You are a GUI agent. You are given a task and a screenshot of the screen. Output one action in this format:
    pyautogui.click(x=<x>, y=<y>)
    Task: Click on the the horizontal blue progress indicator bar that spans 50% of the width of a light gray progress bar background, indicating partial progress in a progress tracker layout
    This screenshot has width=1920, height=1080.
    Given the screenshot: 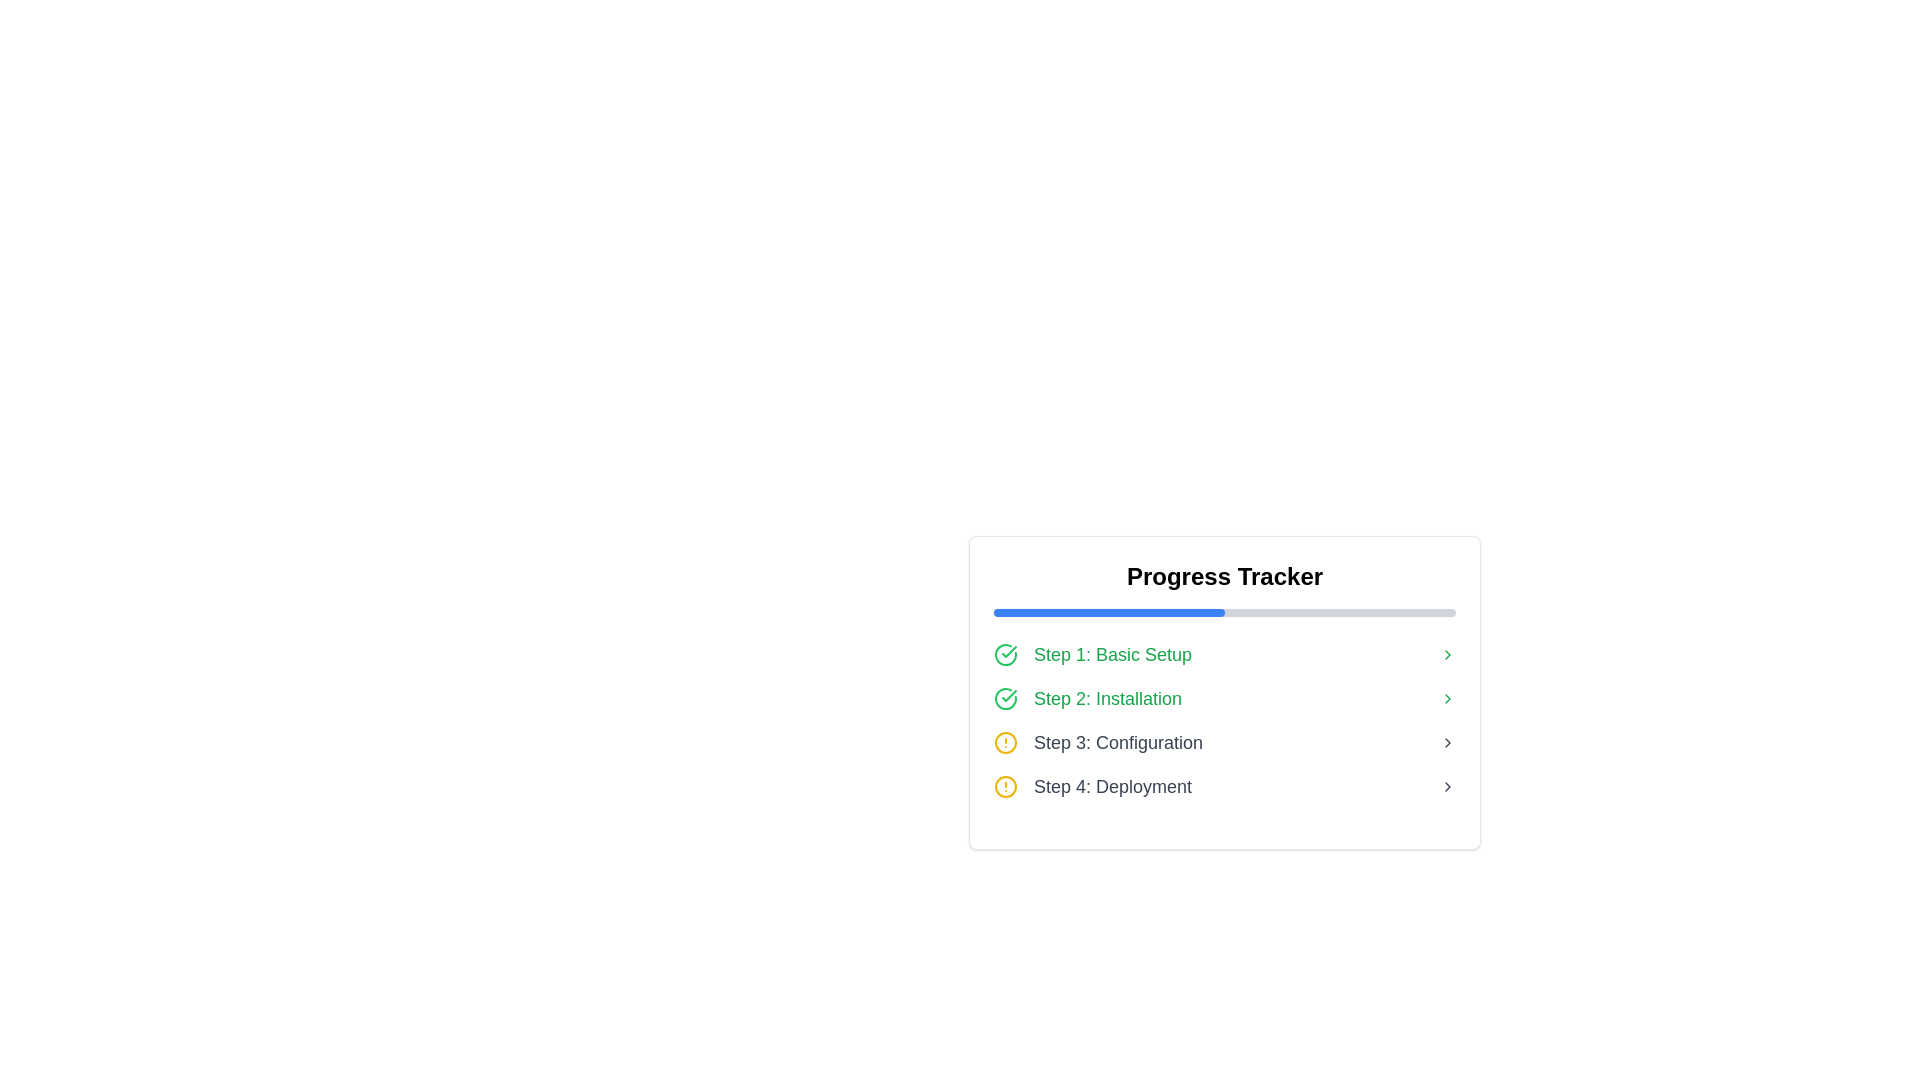 What is the action you would take?
    pyautogui.click(x=1108, y=612)
    